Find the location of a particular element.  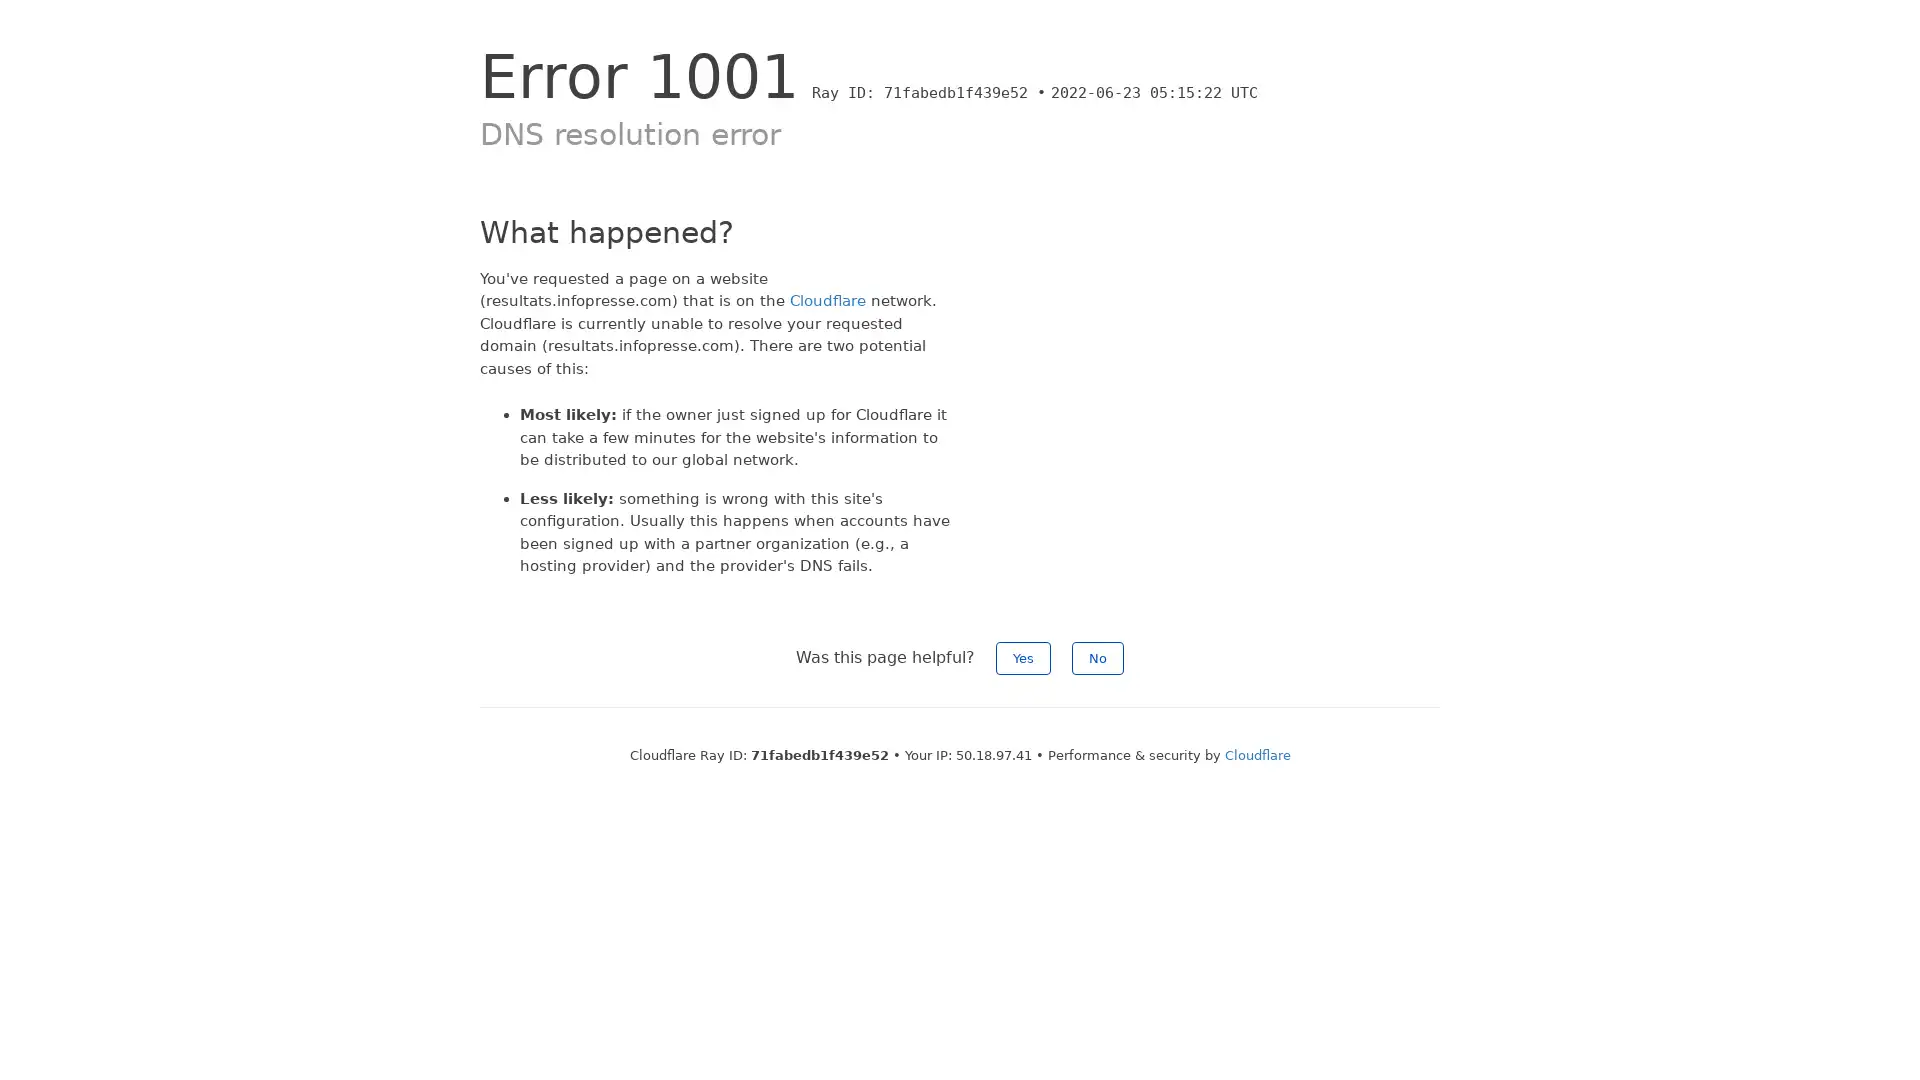

Yes is located at coordinates (1023, 657).